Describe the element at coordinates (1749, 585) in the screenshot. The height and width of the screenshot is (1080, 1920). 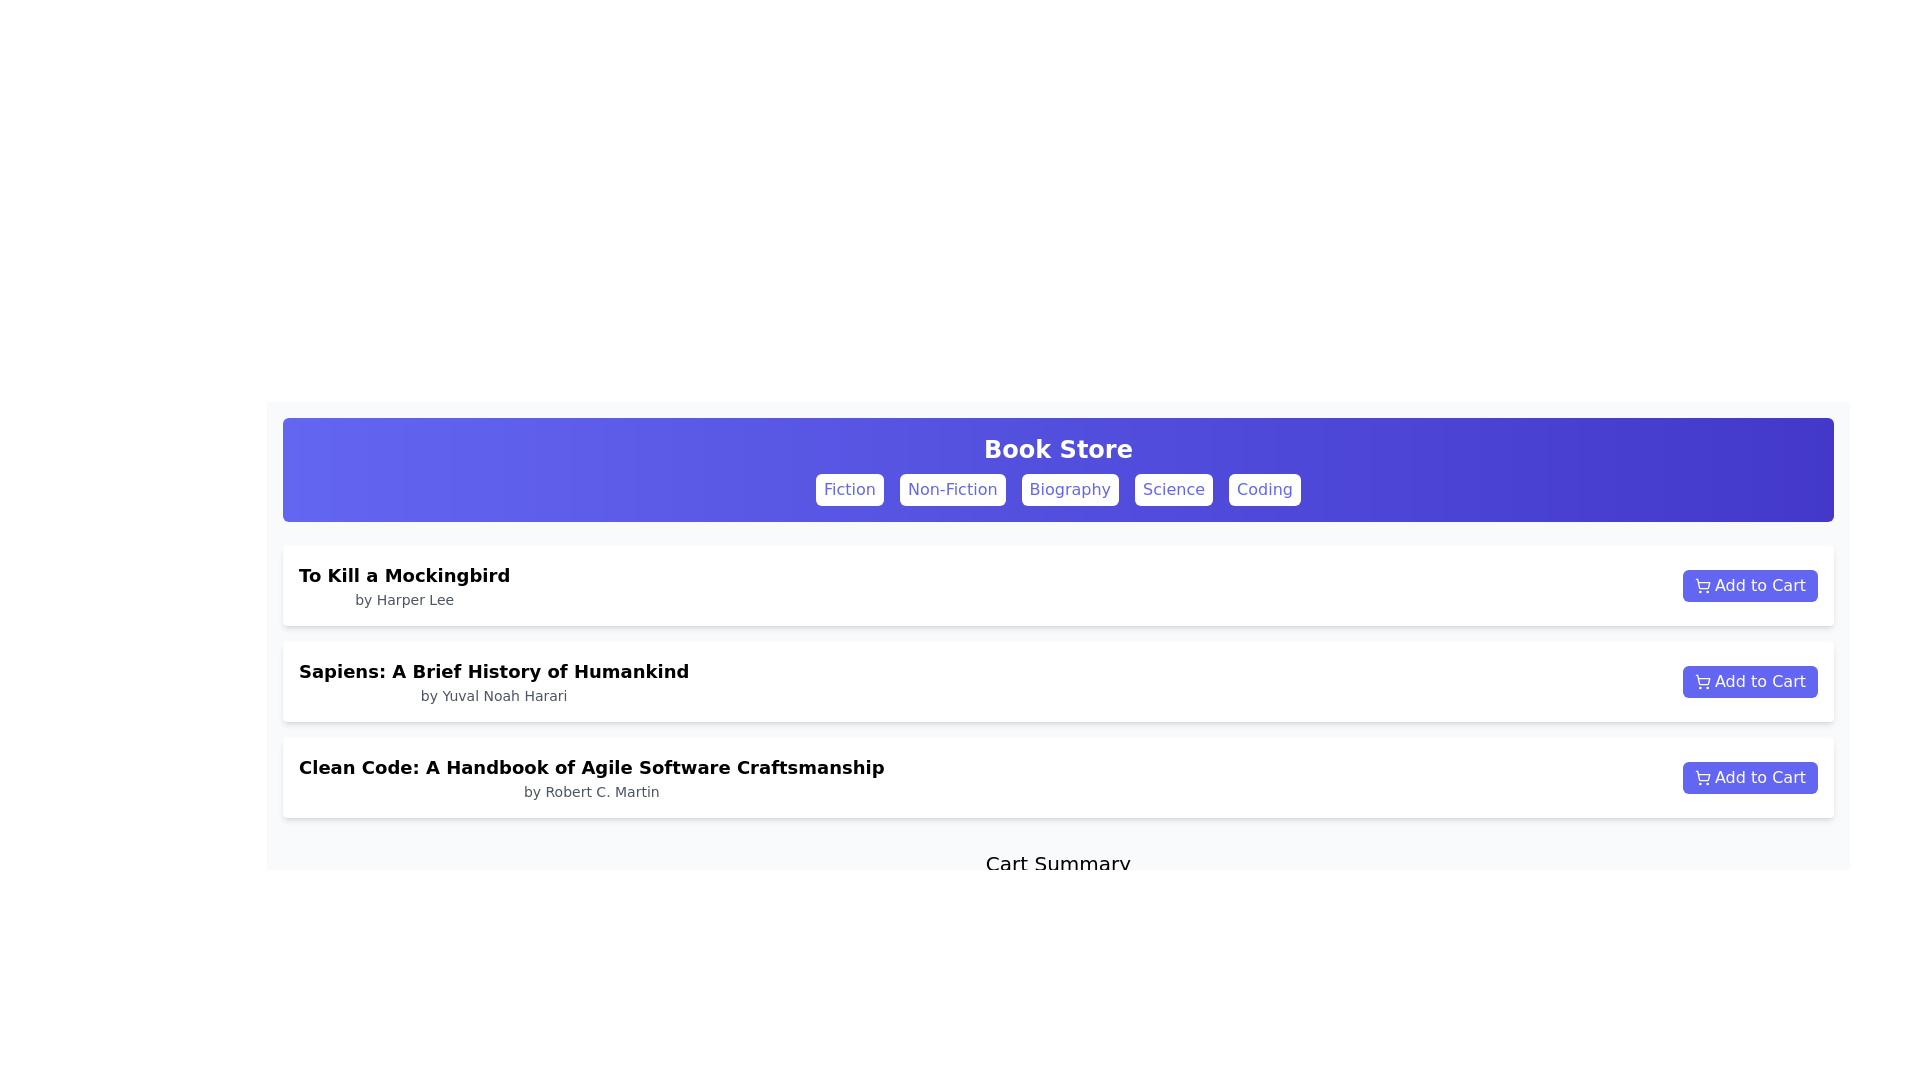
I see `the 'Add to Cart' button for 'To Kill a Mockingbird' to change its background color` at that location.